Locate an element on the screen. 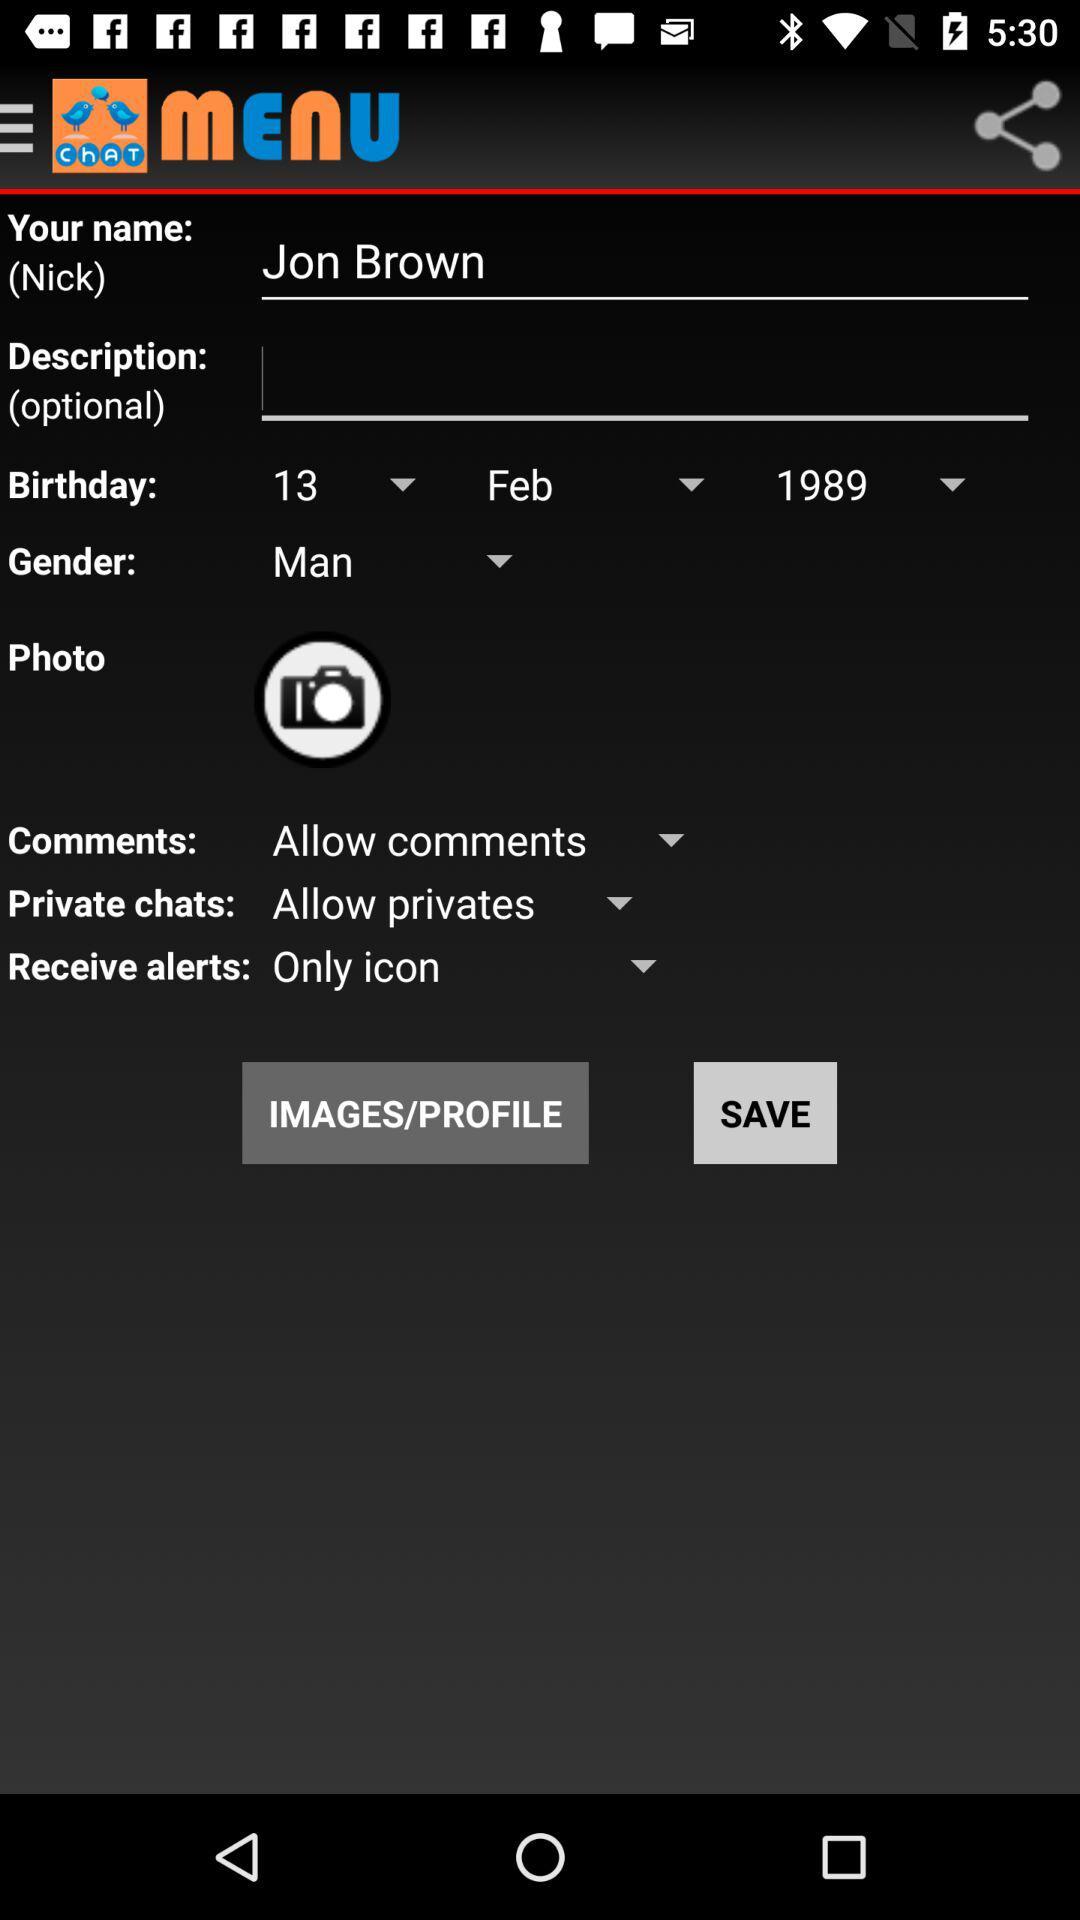  menu is located at coordinates (26, 124).